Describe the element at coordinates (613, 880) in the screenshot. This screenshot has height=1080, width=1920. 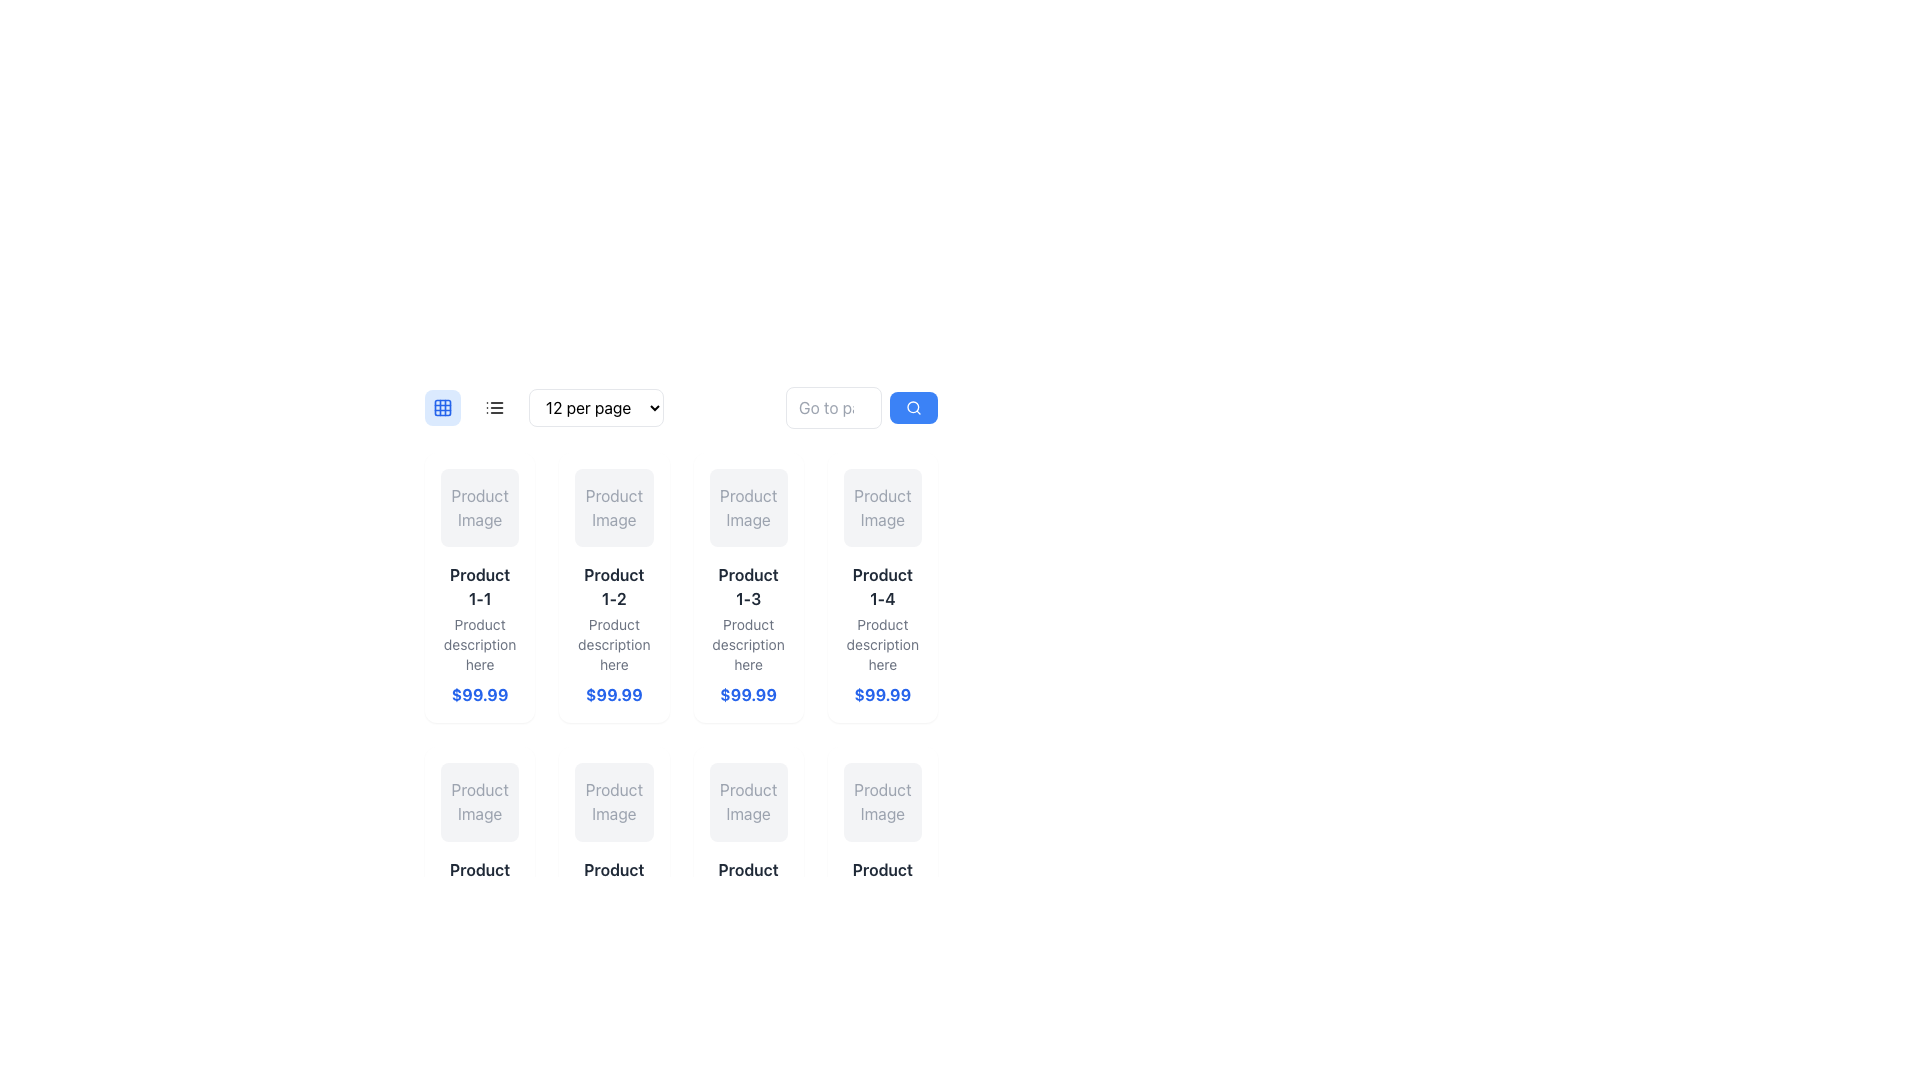
I see `the content of the text label displaying the name or identifier for the product on the second card in the second row from the left` at that location.